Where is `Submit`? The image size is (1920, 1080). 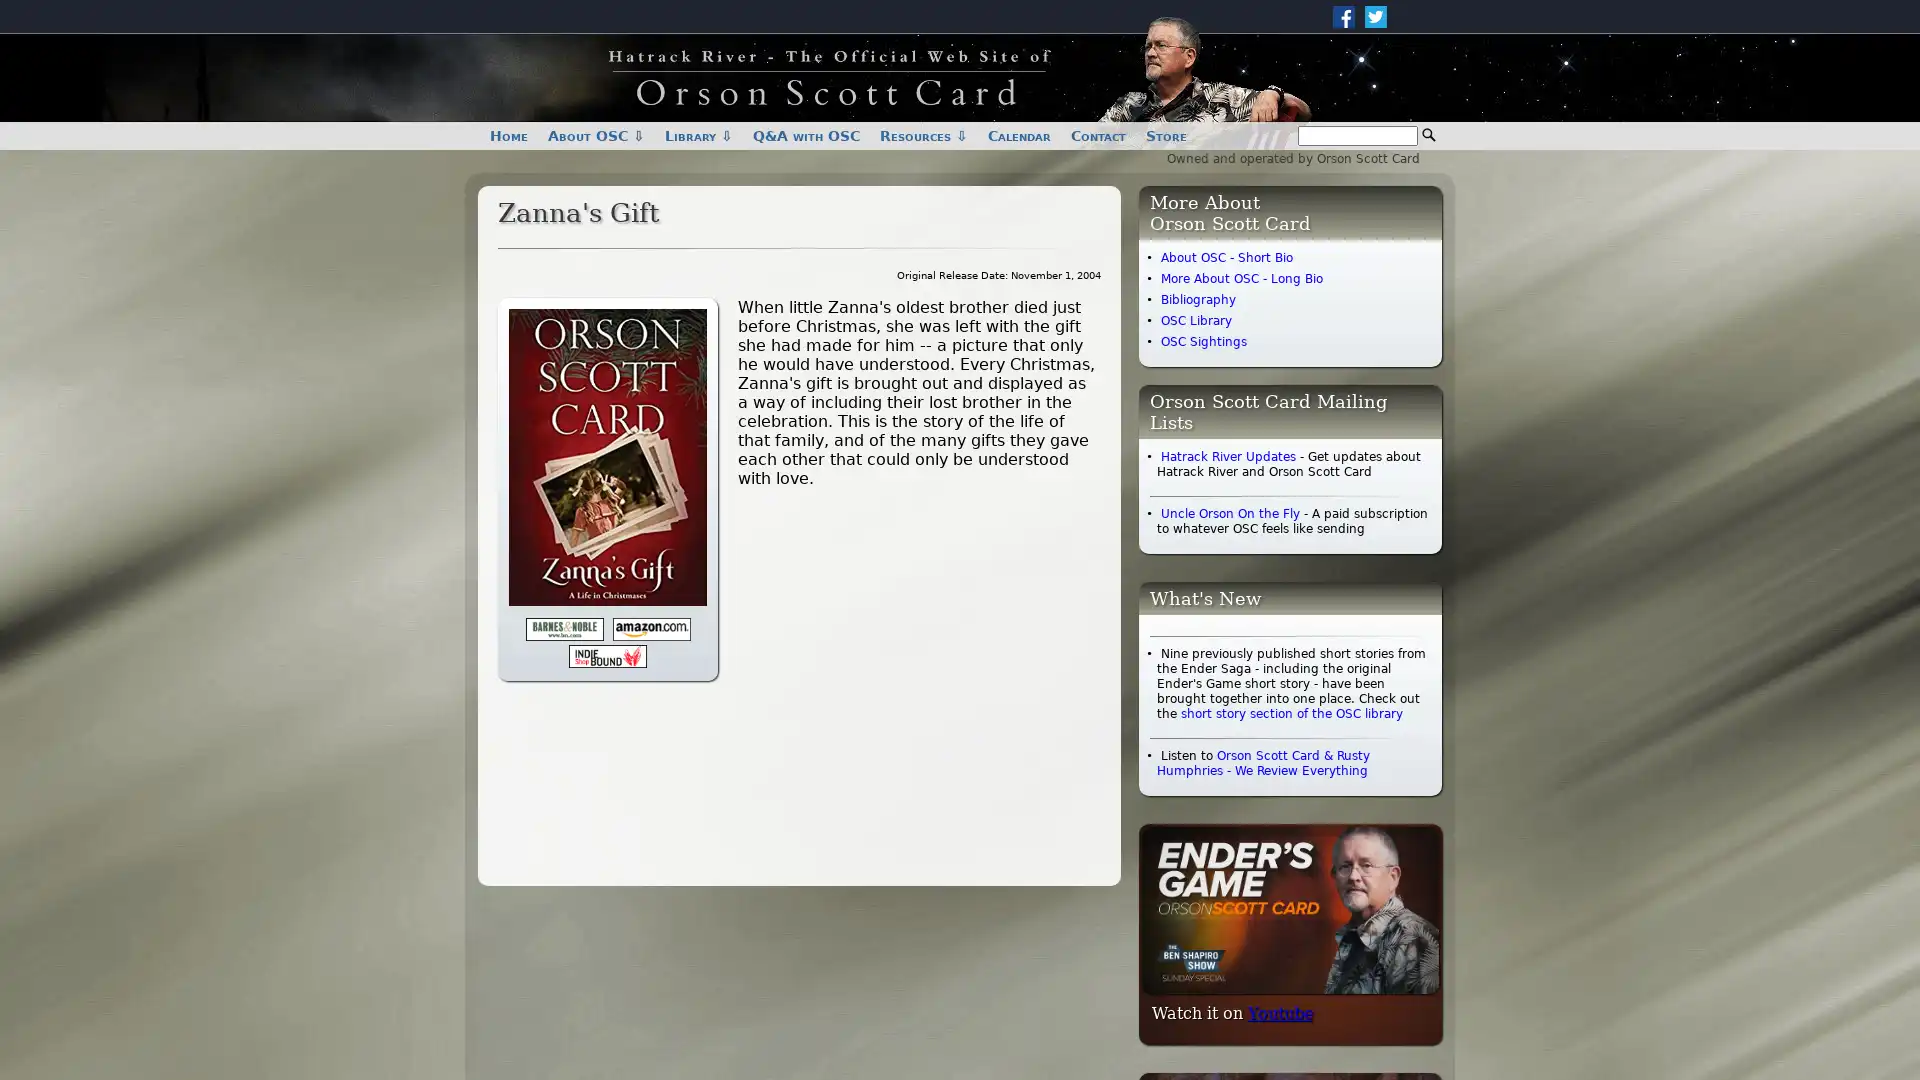
Submit is located at coordinates (1428, 135).